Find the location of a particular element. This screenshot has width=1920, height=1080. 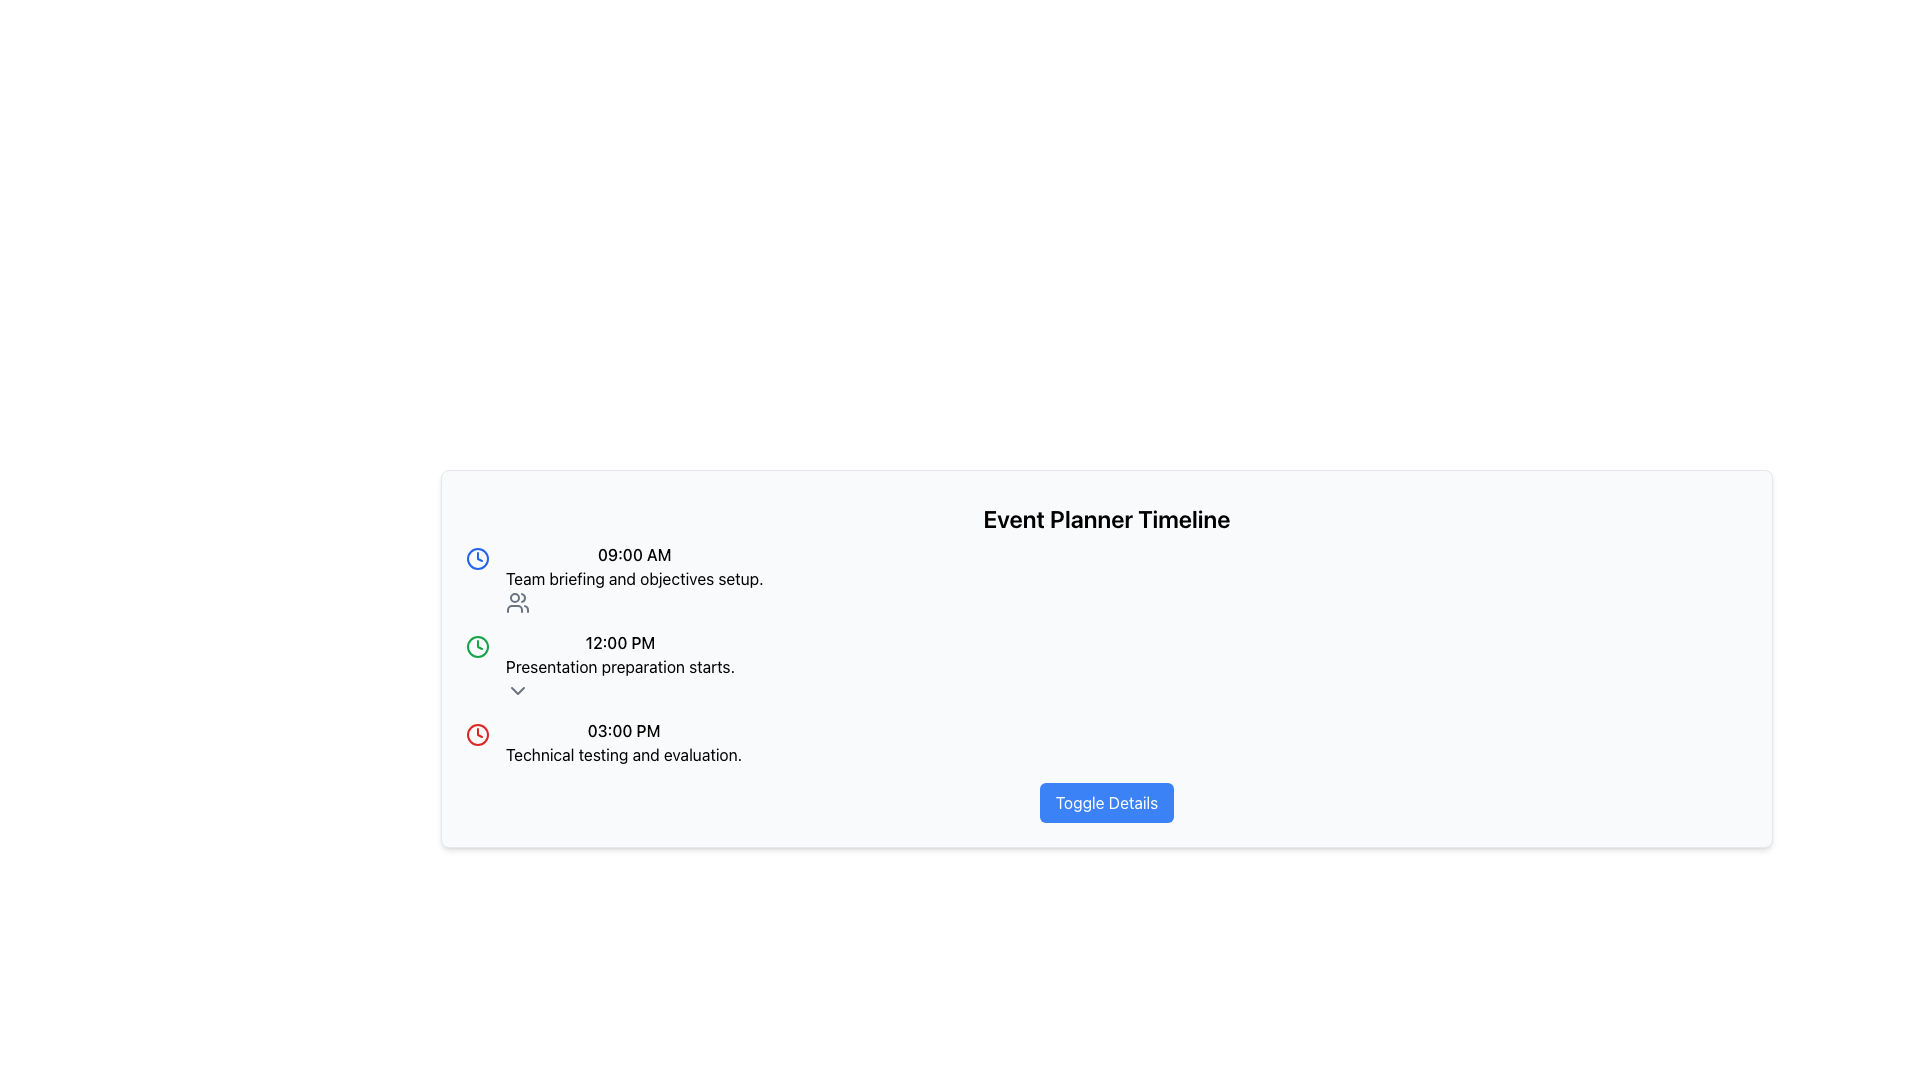

the clock icon that visually represents a time-related event, located to the left of the '03:00 PM Technical testing and evaluation' text is located at coordinates (477, 647).